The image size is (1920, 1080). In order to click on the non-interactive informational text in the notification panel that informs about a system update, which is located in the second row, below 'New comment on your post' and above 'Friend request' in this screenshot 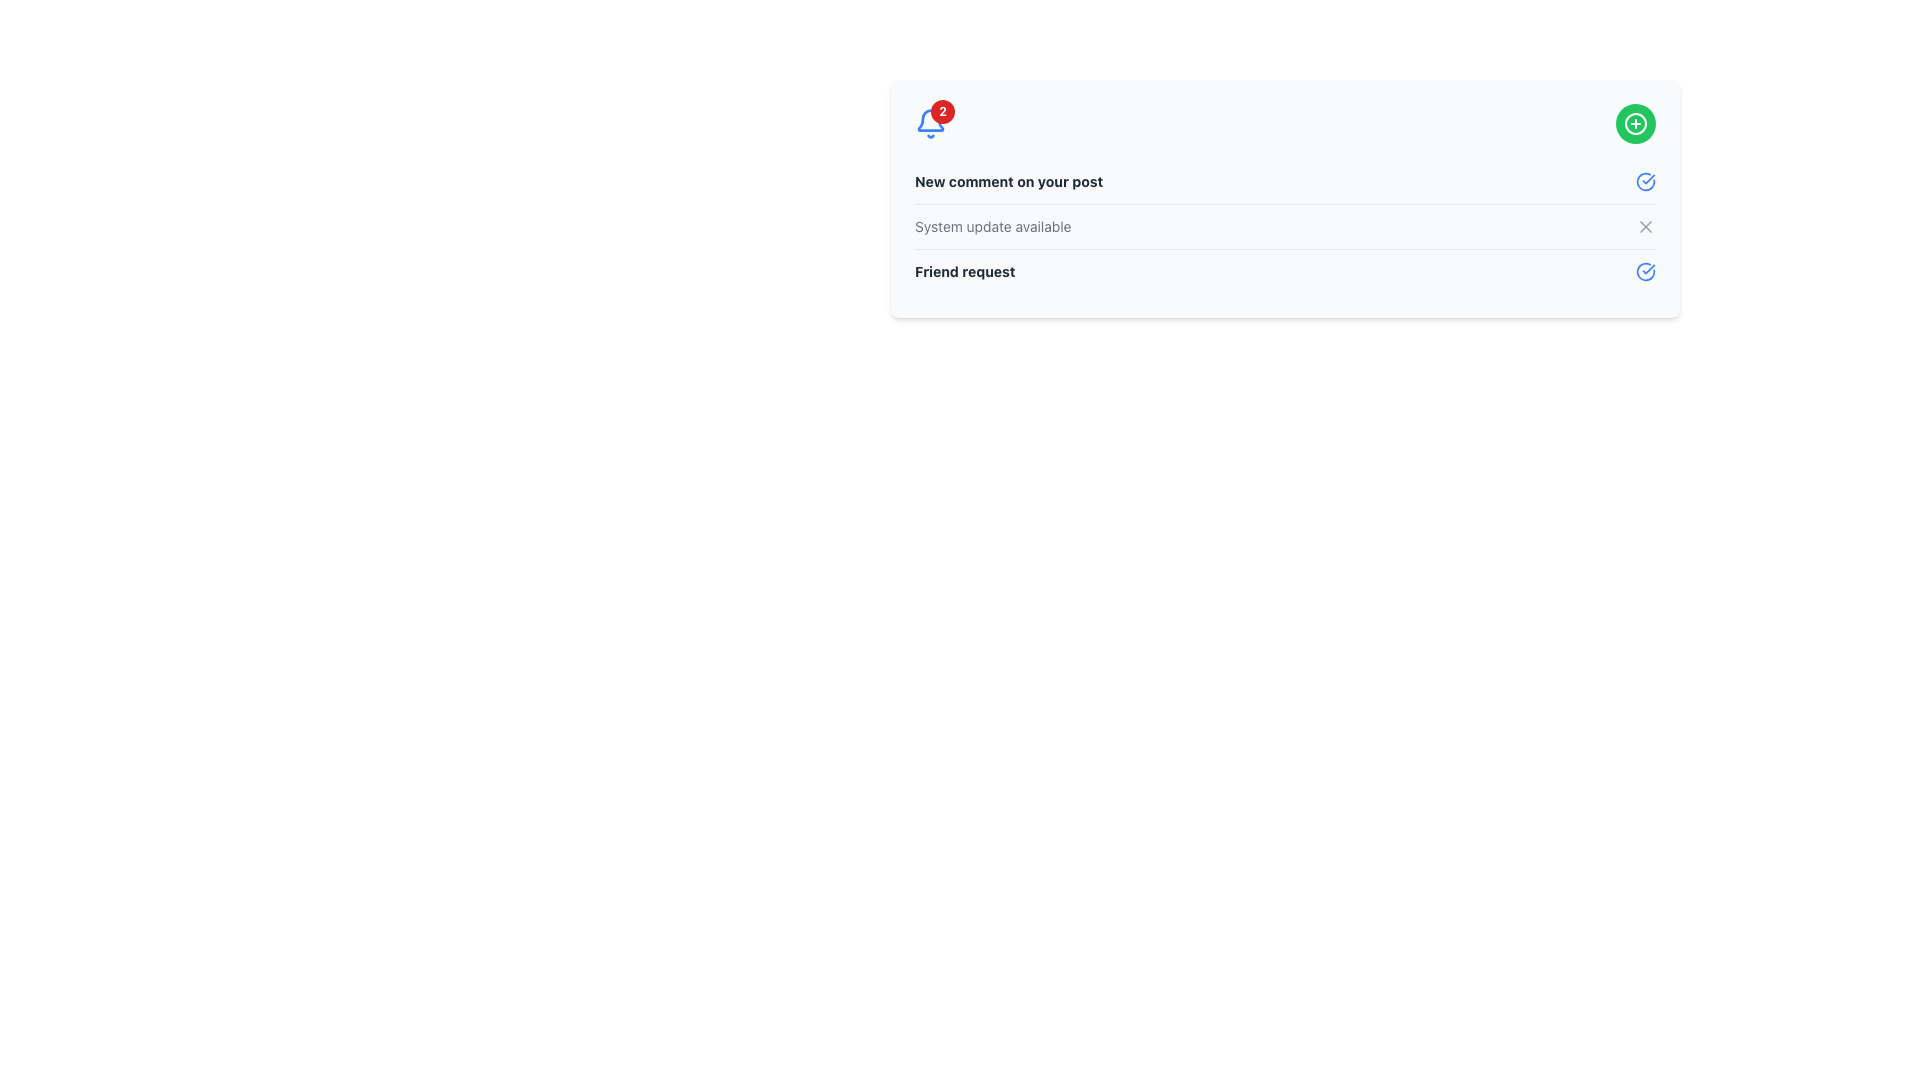, I will do `click(993, 226)`.